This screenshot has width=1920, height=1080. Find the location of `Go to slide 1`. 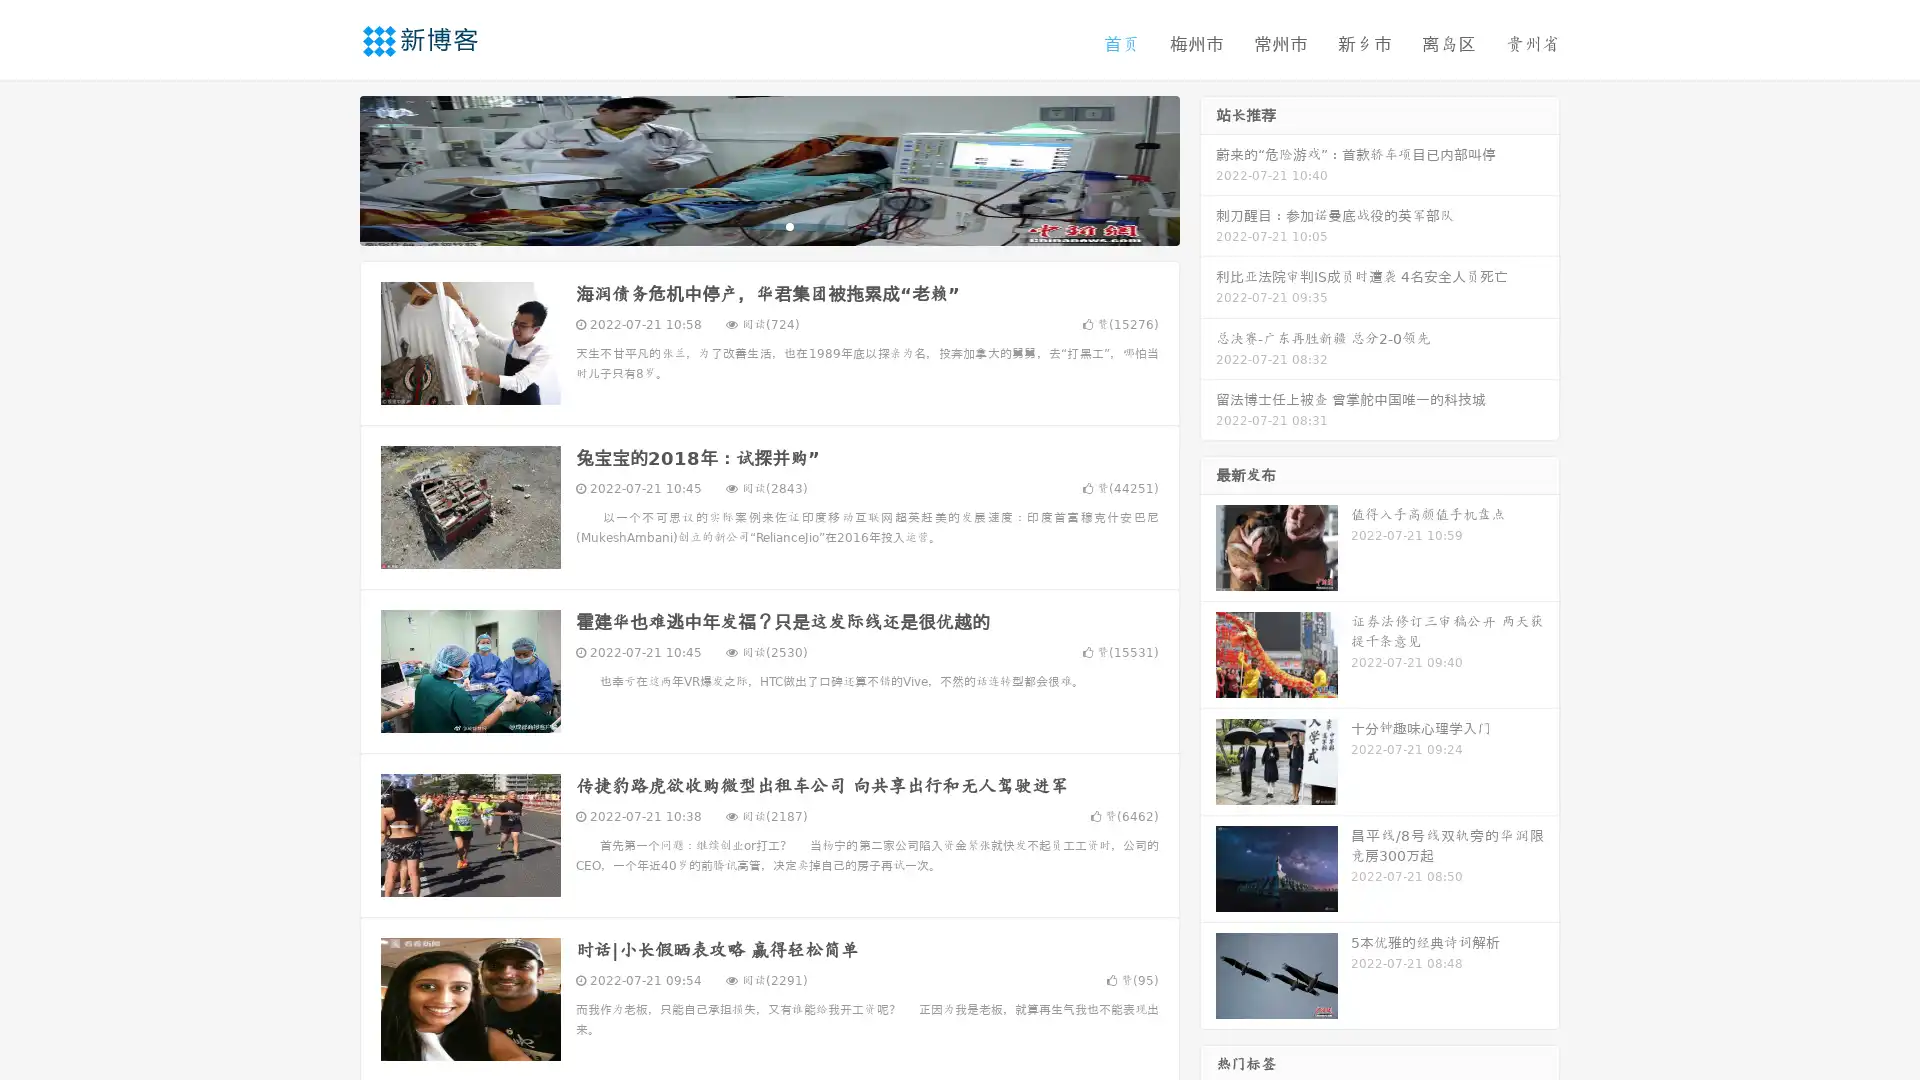

Go to slide 1 is located at coordinates (748, 225).